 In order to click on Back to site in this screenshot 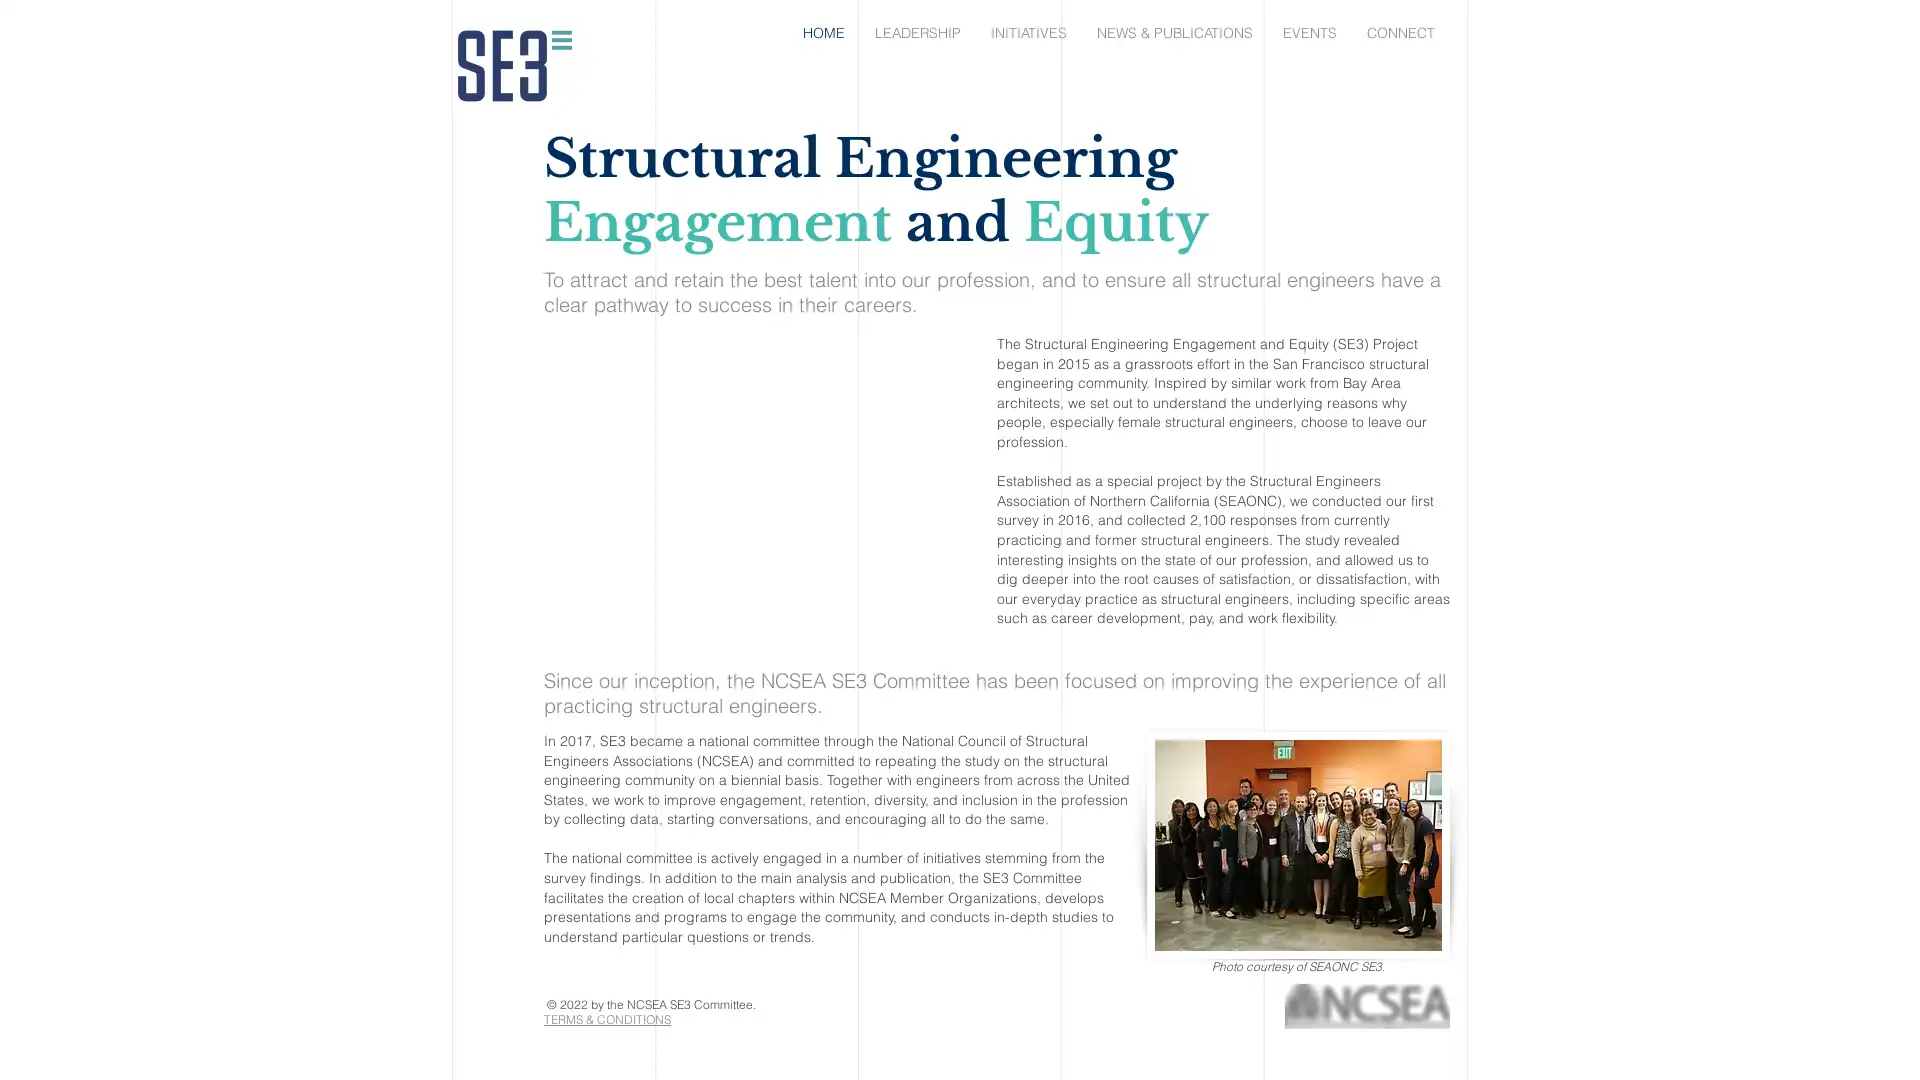, I will do `click(1266, 309)`.